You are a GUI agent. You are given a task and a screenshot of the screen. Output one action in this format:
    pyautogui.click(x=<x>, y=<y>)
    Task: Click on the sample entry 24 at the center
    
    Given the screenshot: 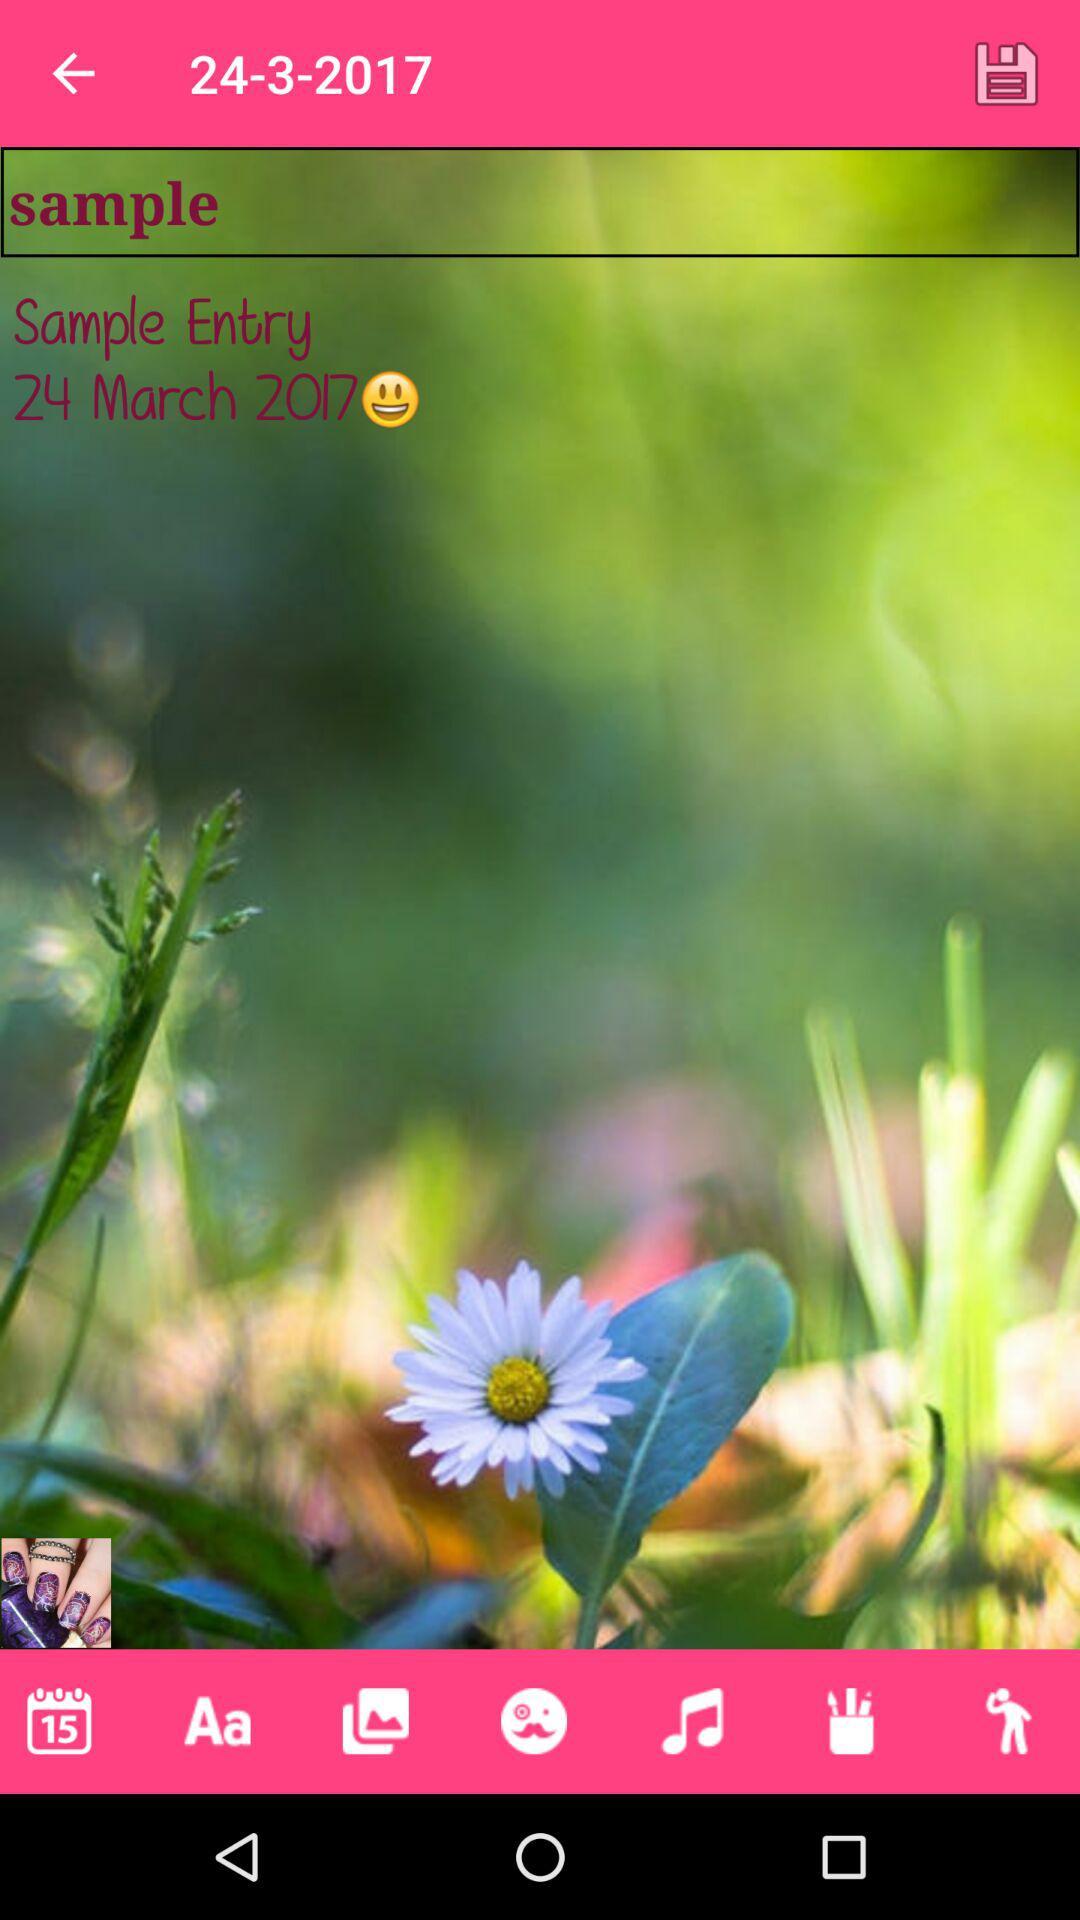 What is the action you would take?
    pyautogui.click(x=540, y=909)
    